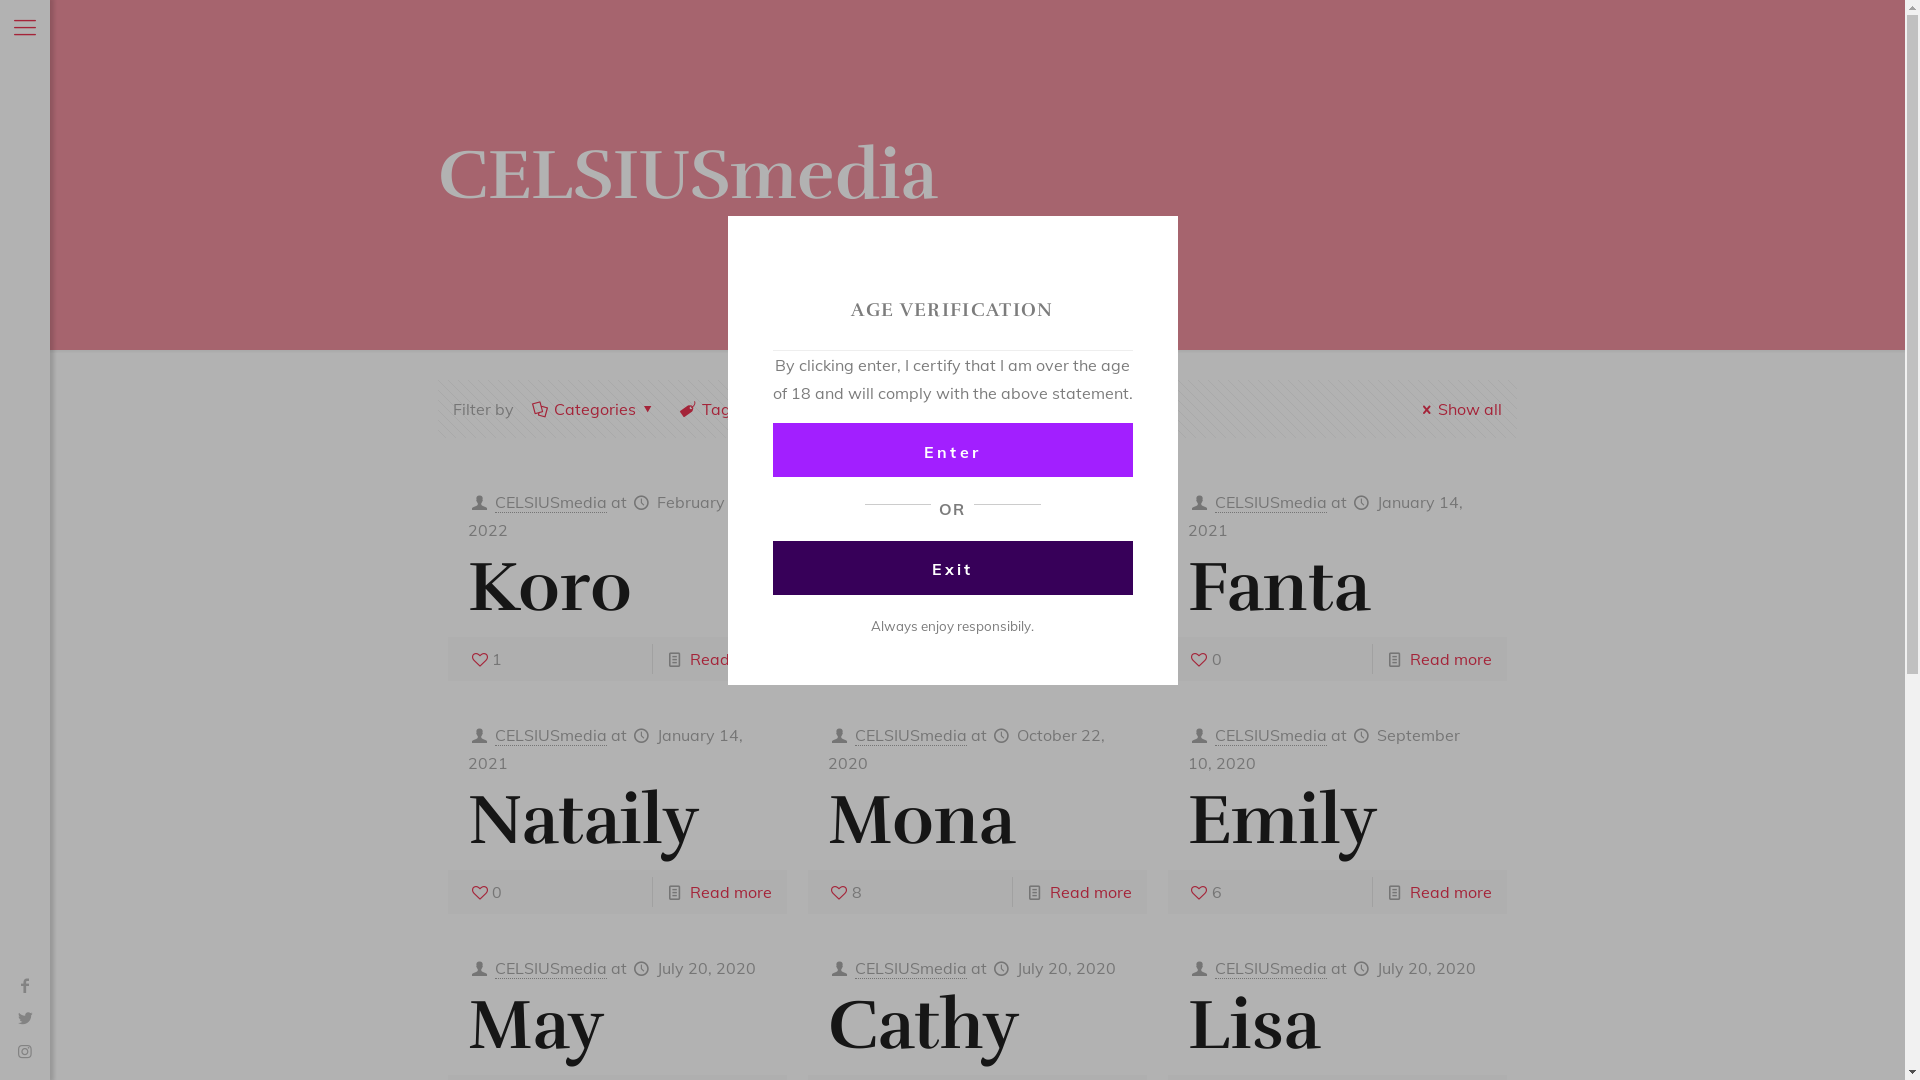 This screenshot has height=1080, width=1920. What do you see at coordinates (922, 1025) in the screenshot?
I see `'Cathy'` at bounding box center [922, 1025].